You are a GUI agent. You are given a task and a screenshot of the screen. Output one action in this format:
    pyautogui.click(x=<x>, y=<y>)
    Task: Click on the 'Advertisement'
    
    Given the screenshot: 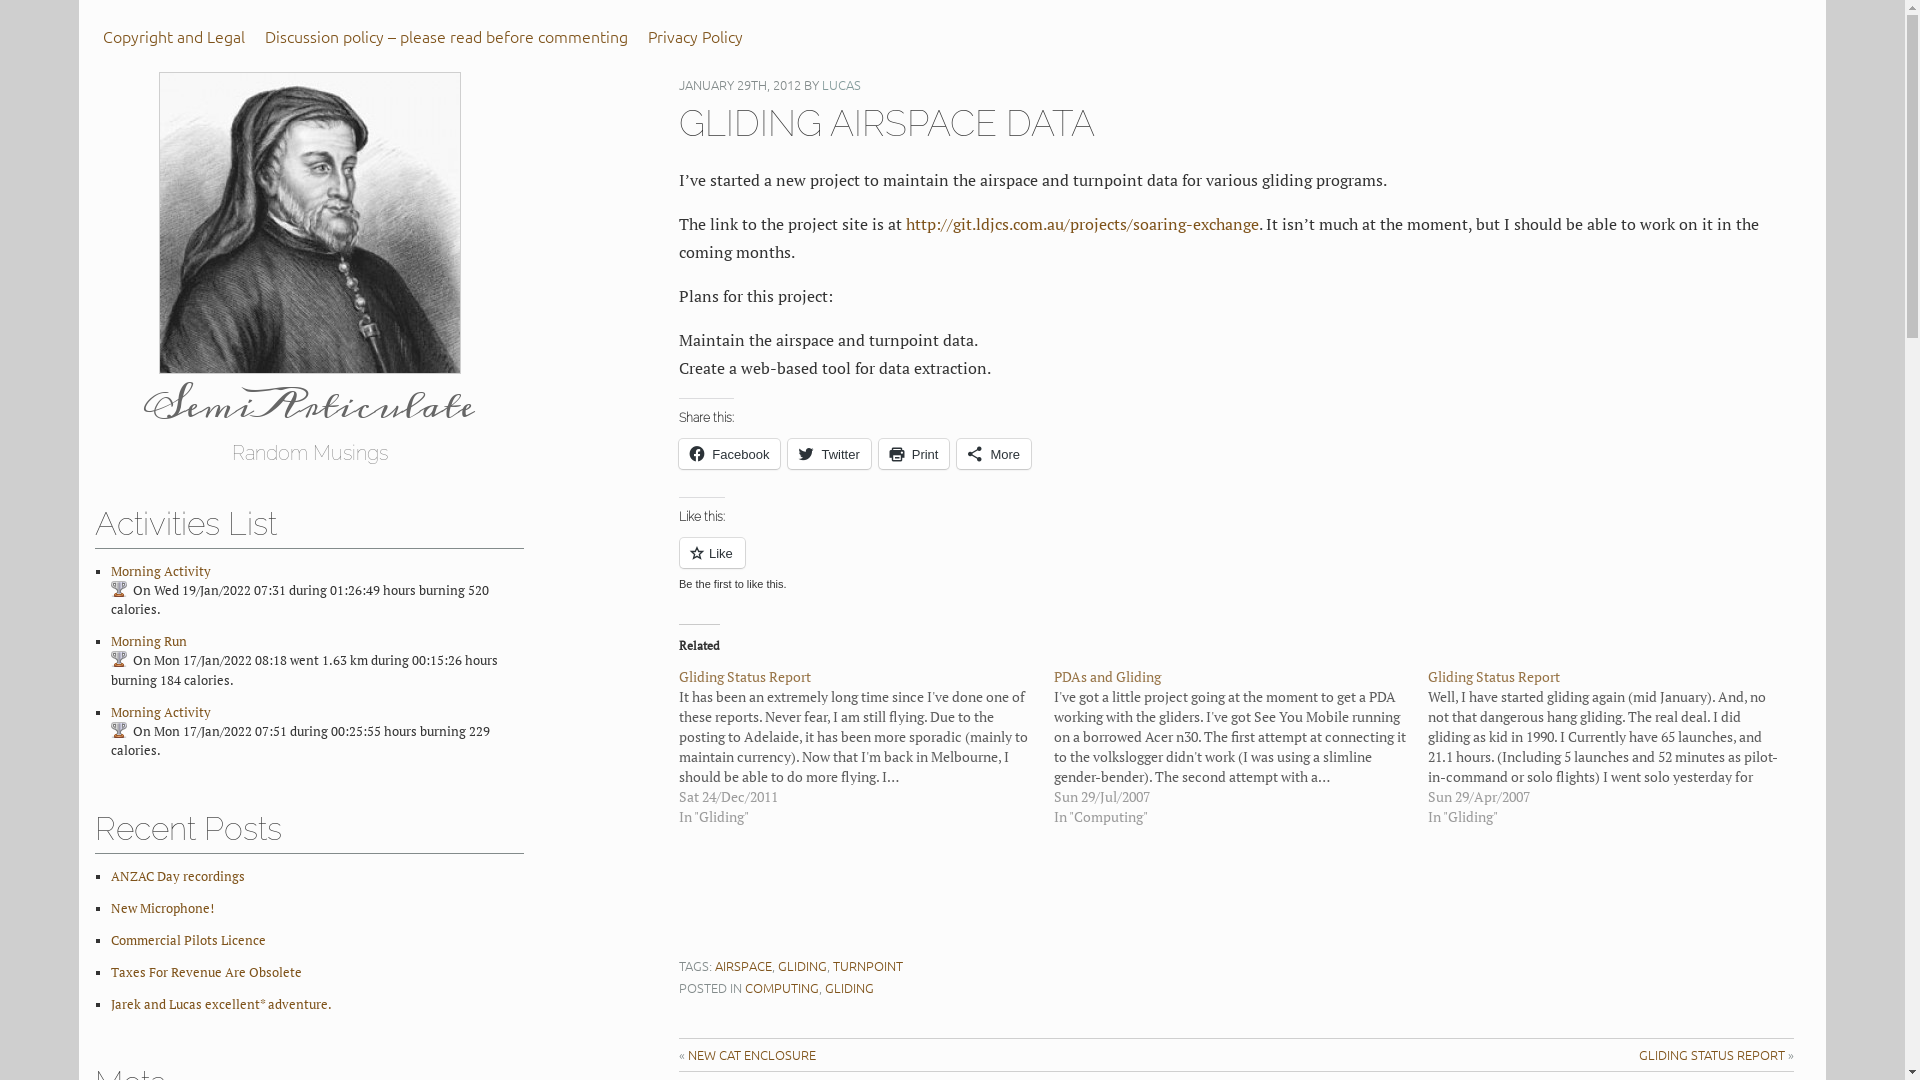 What is the action you would take?
    pyautogui.click(x=1041, y=903)
    